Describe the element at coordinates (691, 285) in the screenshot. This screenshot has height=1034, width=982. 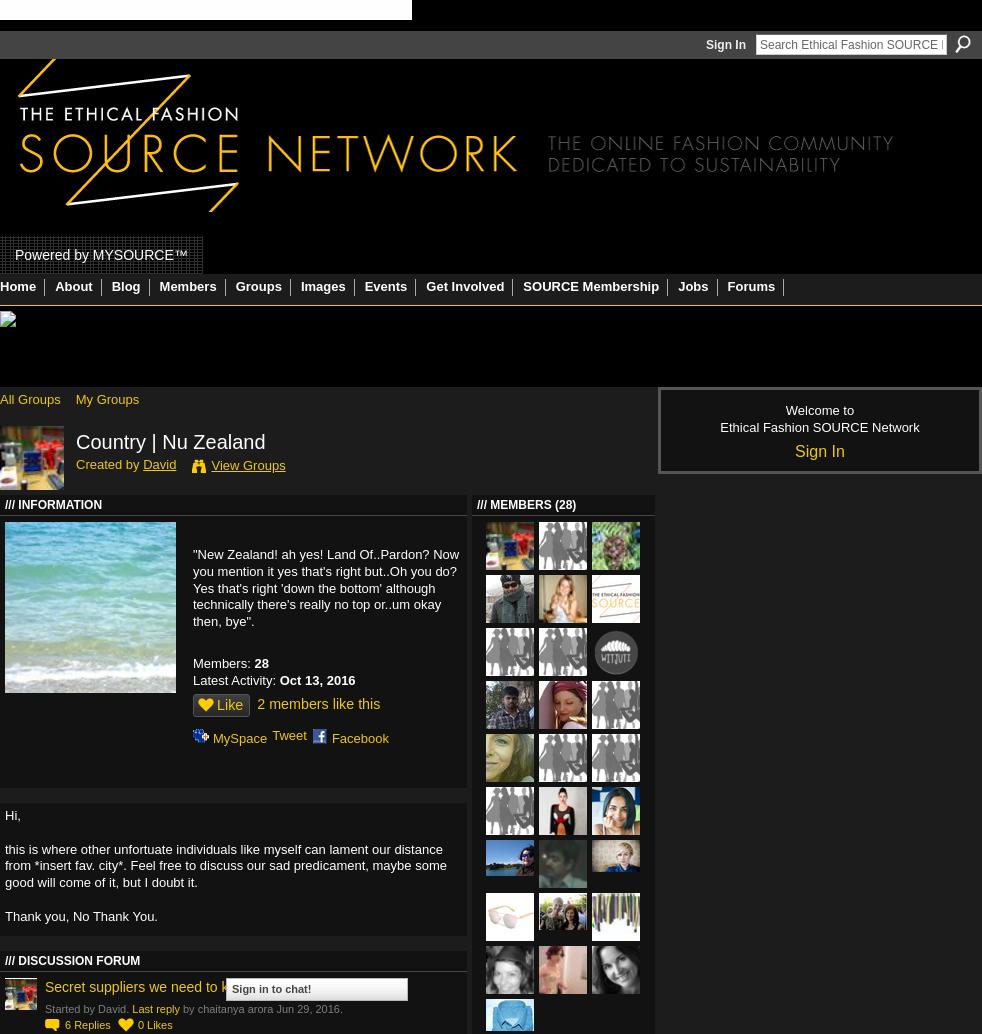
I see `'Jobs'` at that location.